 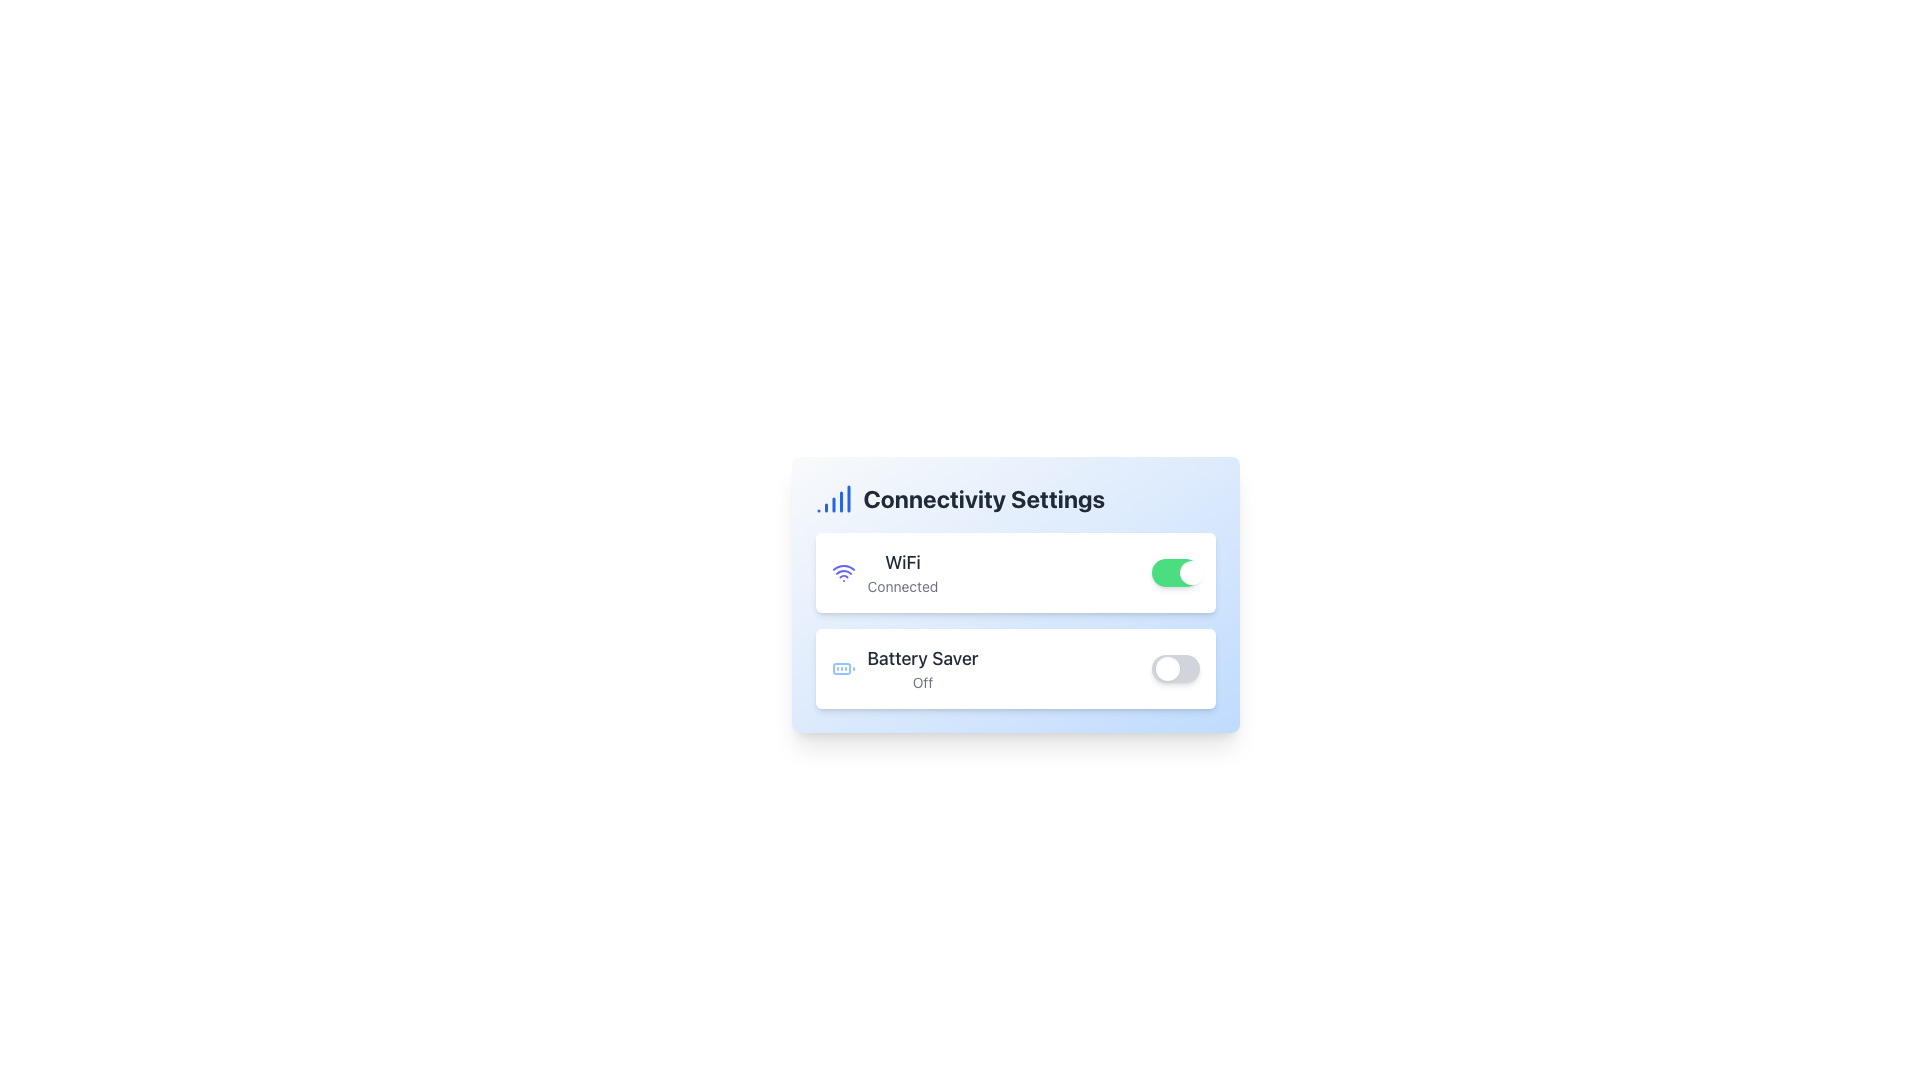 What do you see at coordinates (921, 668) in the screenshot?
I see `the 'Battery Saver' informational text element, which consists of the bold text 'Battery Saver' above the lighter text 'Off', located in the second row under 'Connectivity Settings'` at bounding box center [921, 668].